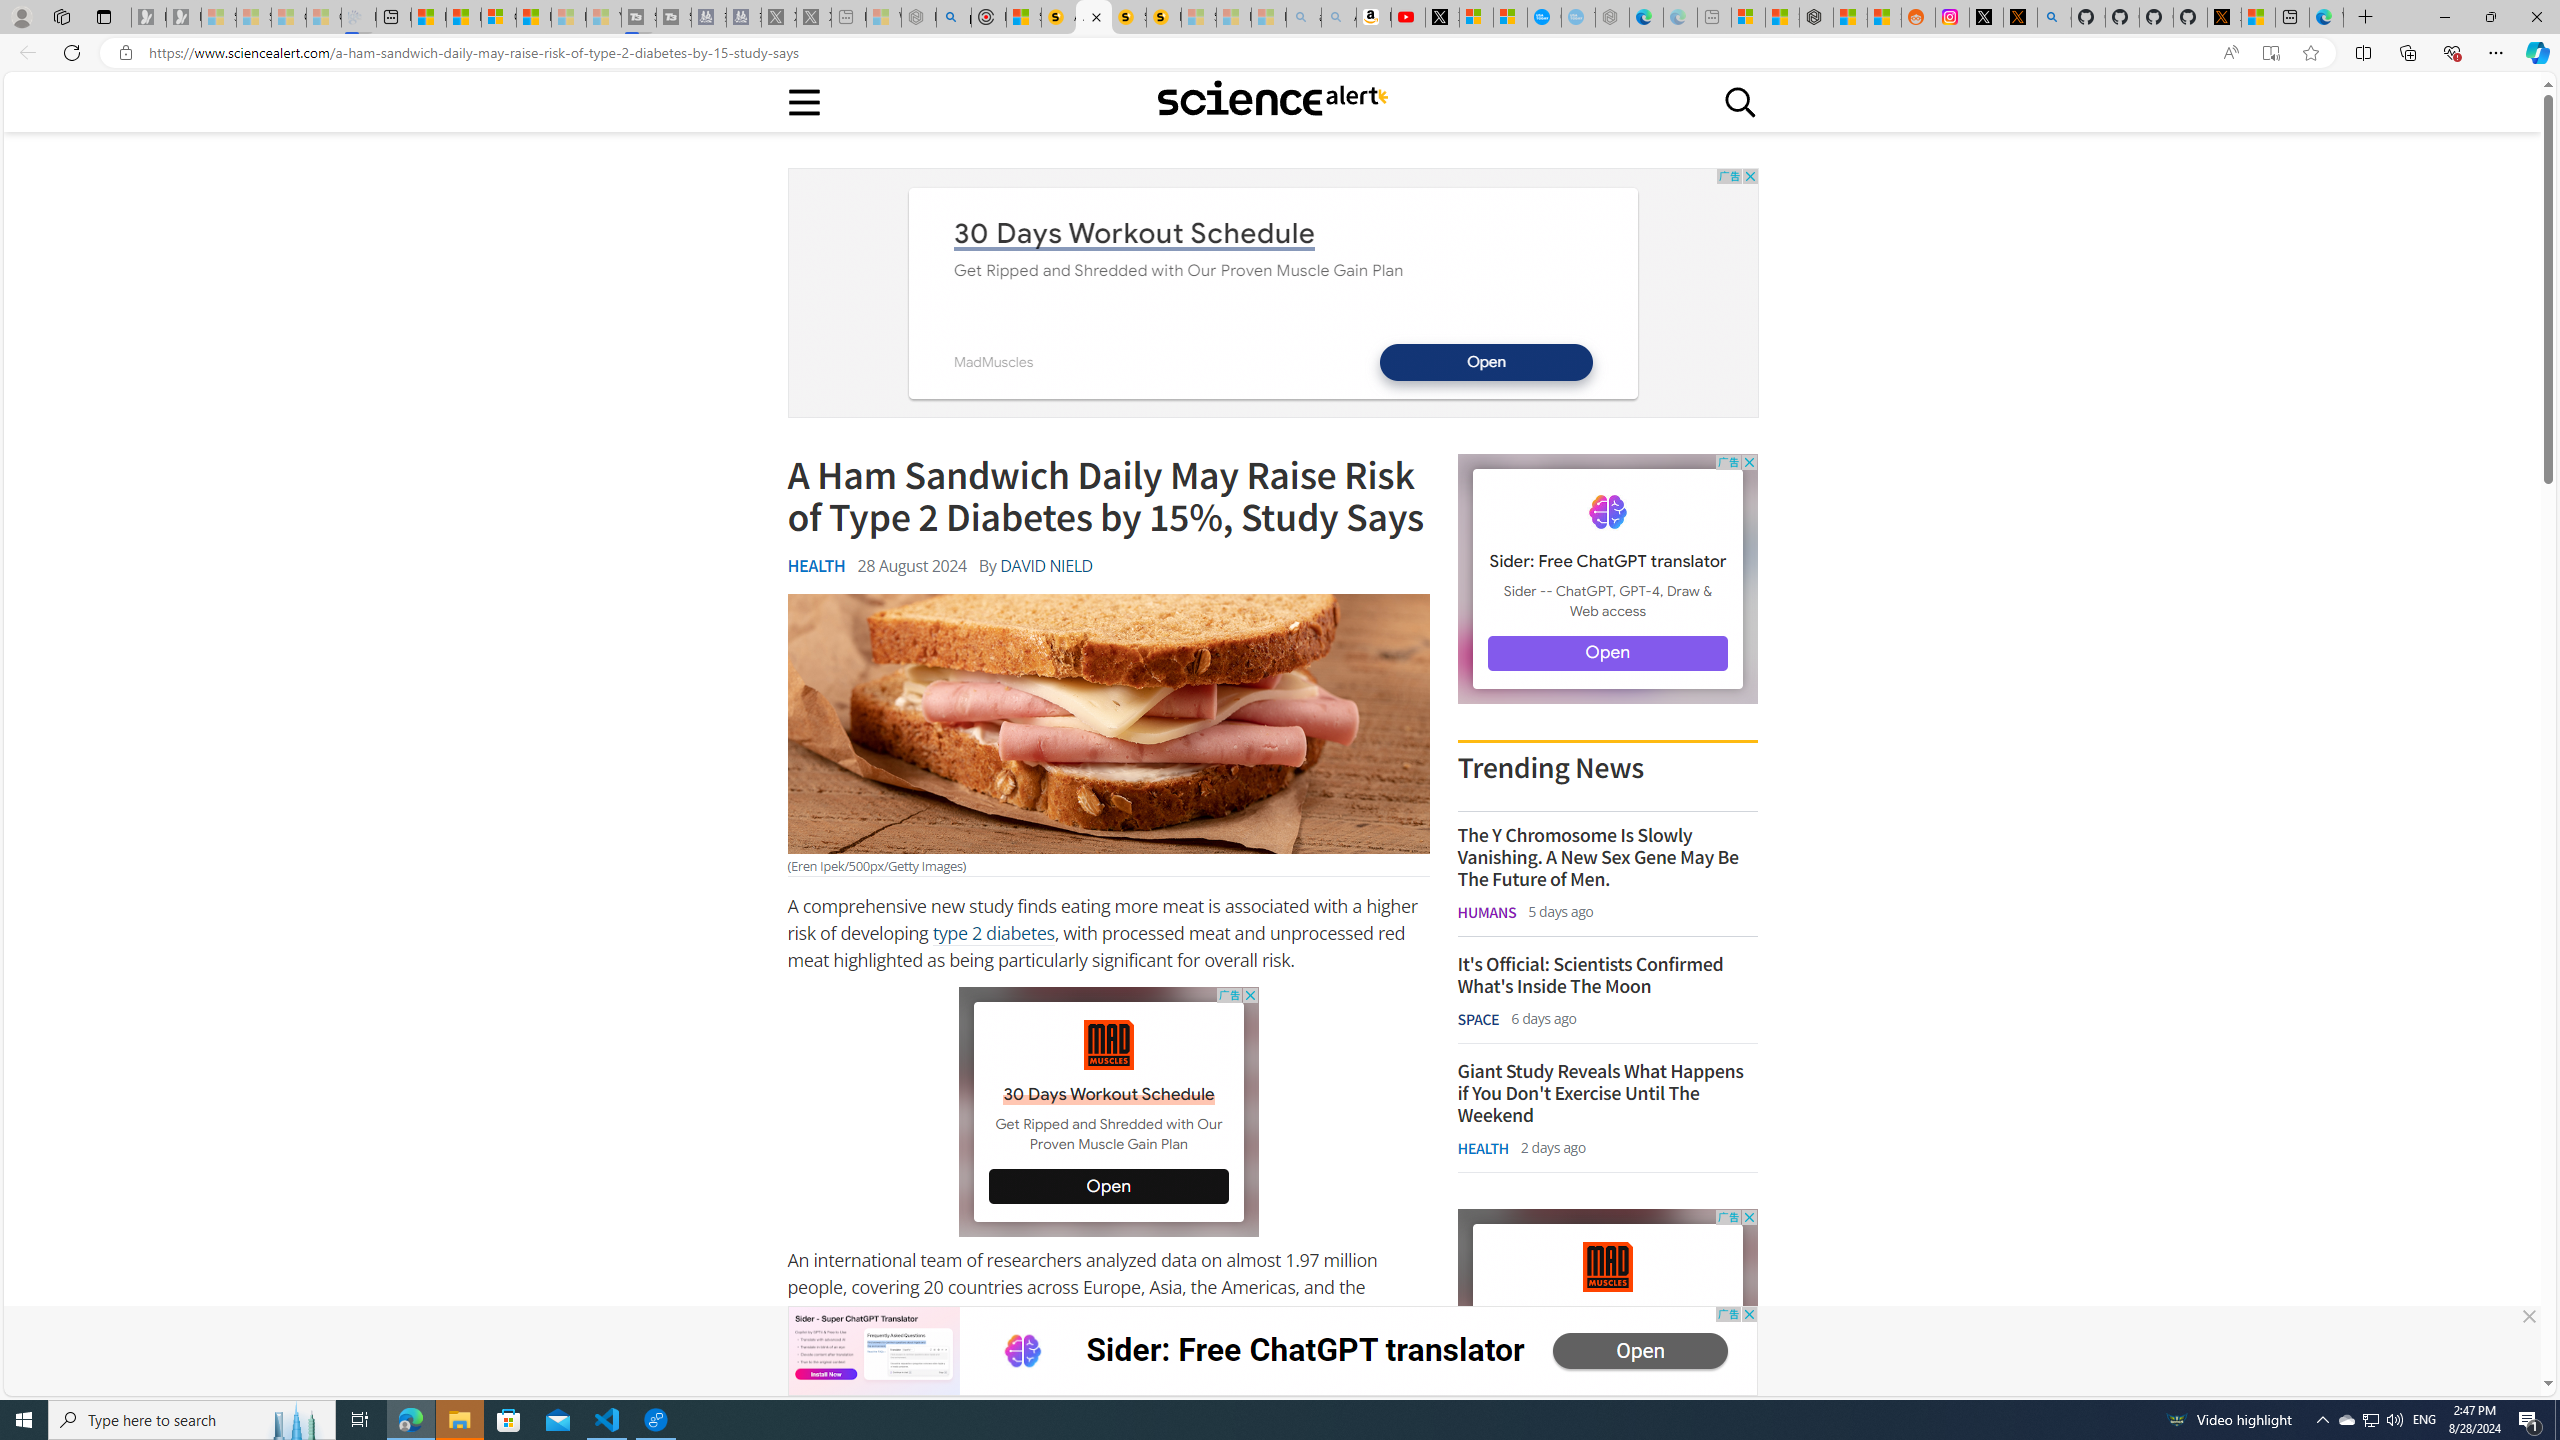 The width and height of the screenshot is (2560, 1440). Describe the element at coordinates (1740, 100) in the screenshot. I see `'Class: sciencealert-search-desktop-svg '` at that location.